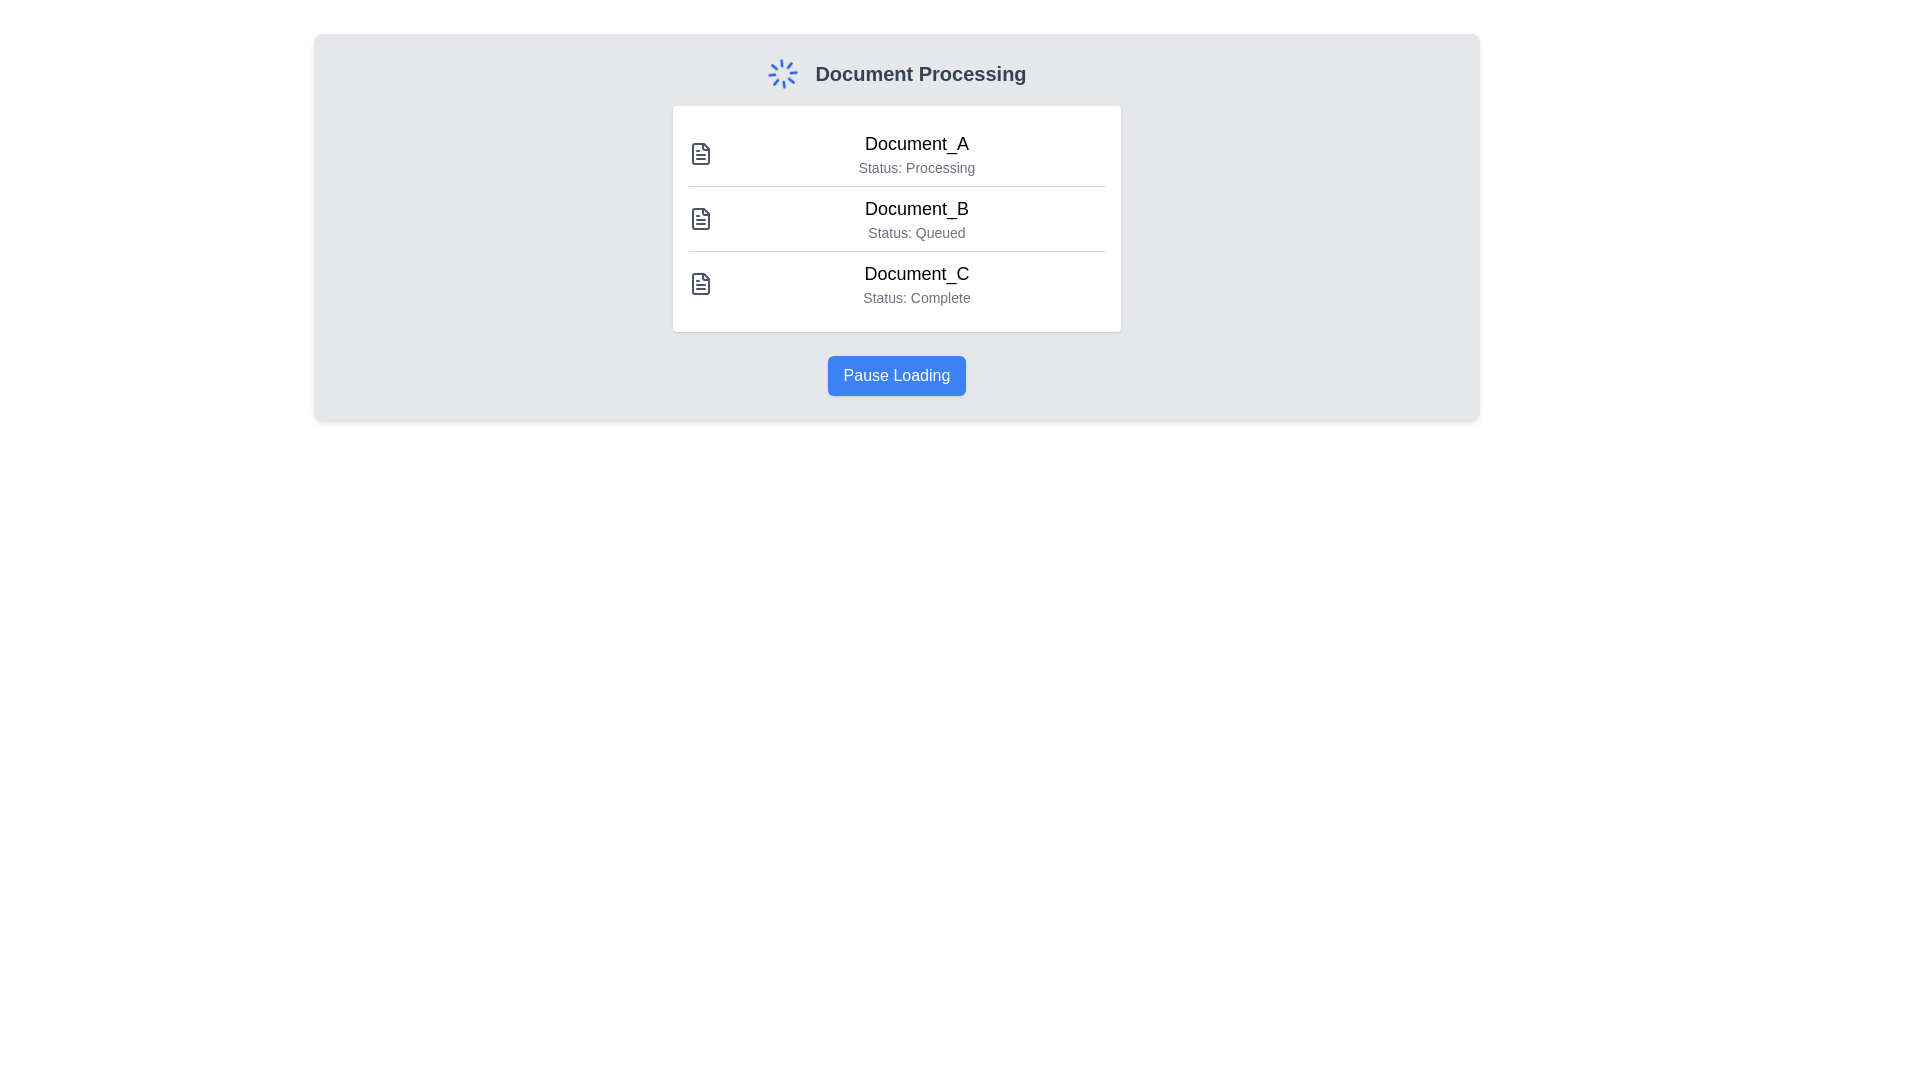  Describe the element at coordinates (915, 142) in the screenshot. I see `the text label displaying 'Document_A', which is styled as the main title within the 'Document Processing' section` at that location.